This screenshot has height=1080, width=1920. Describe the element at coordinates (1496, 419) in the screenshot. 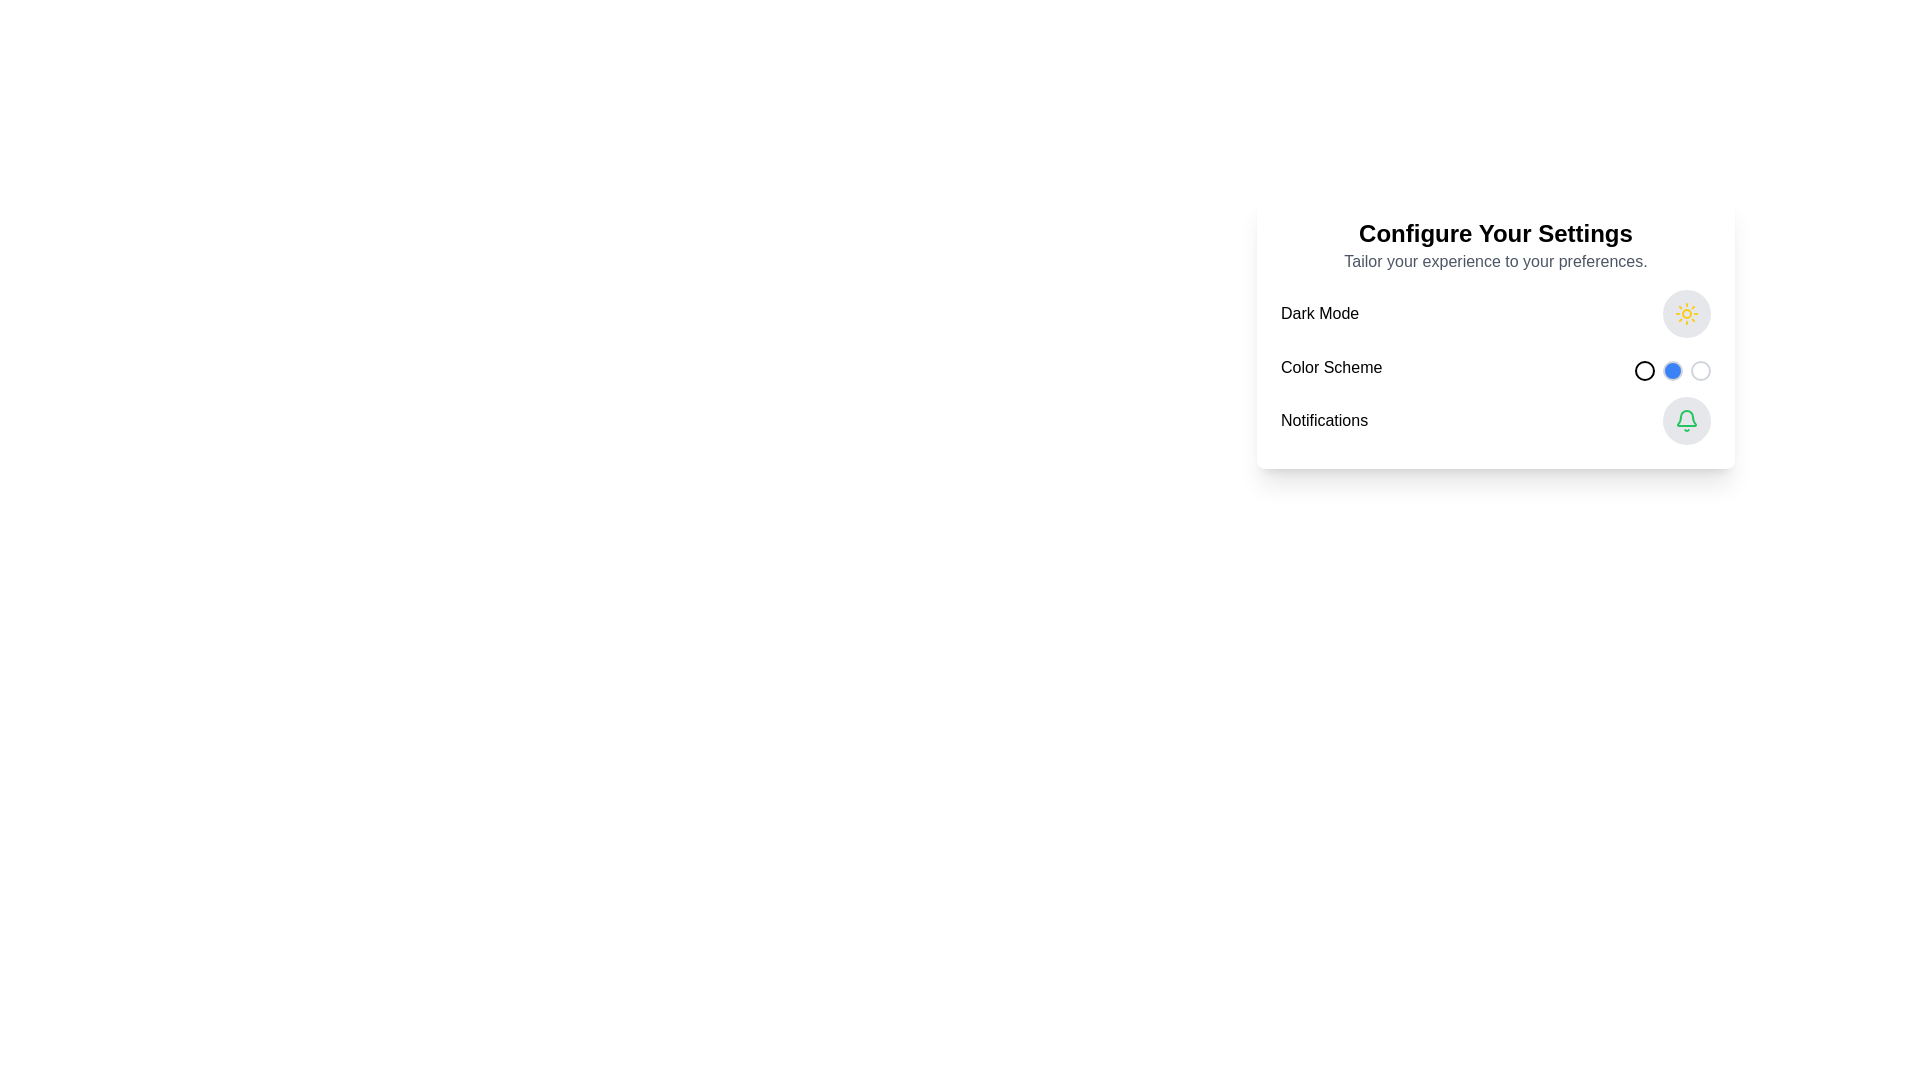

I see `the 'Notifications' settings option in the 'Configure Your Settings' panel` at that location.